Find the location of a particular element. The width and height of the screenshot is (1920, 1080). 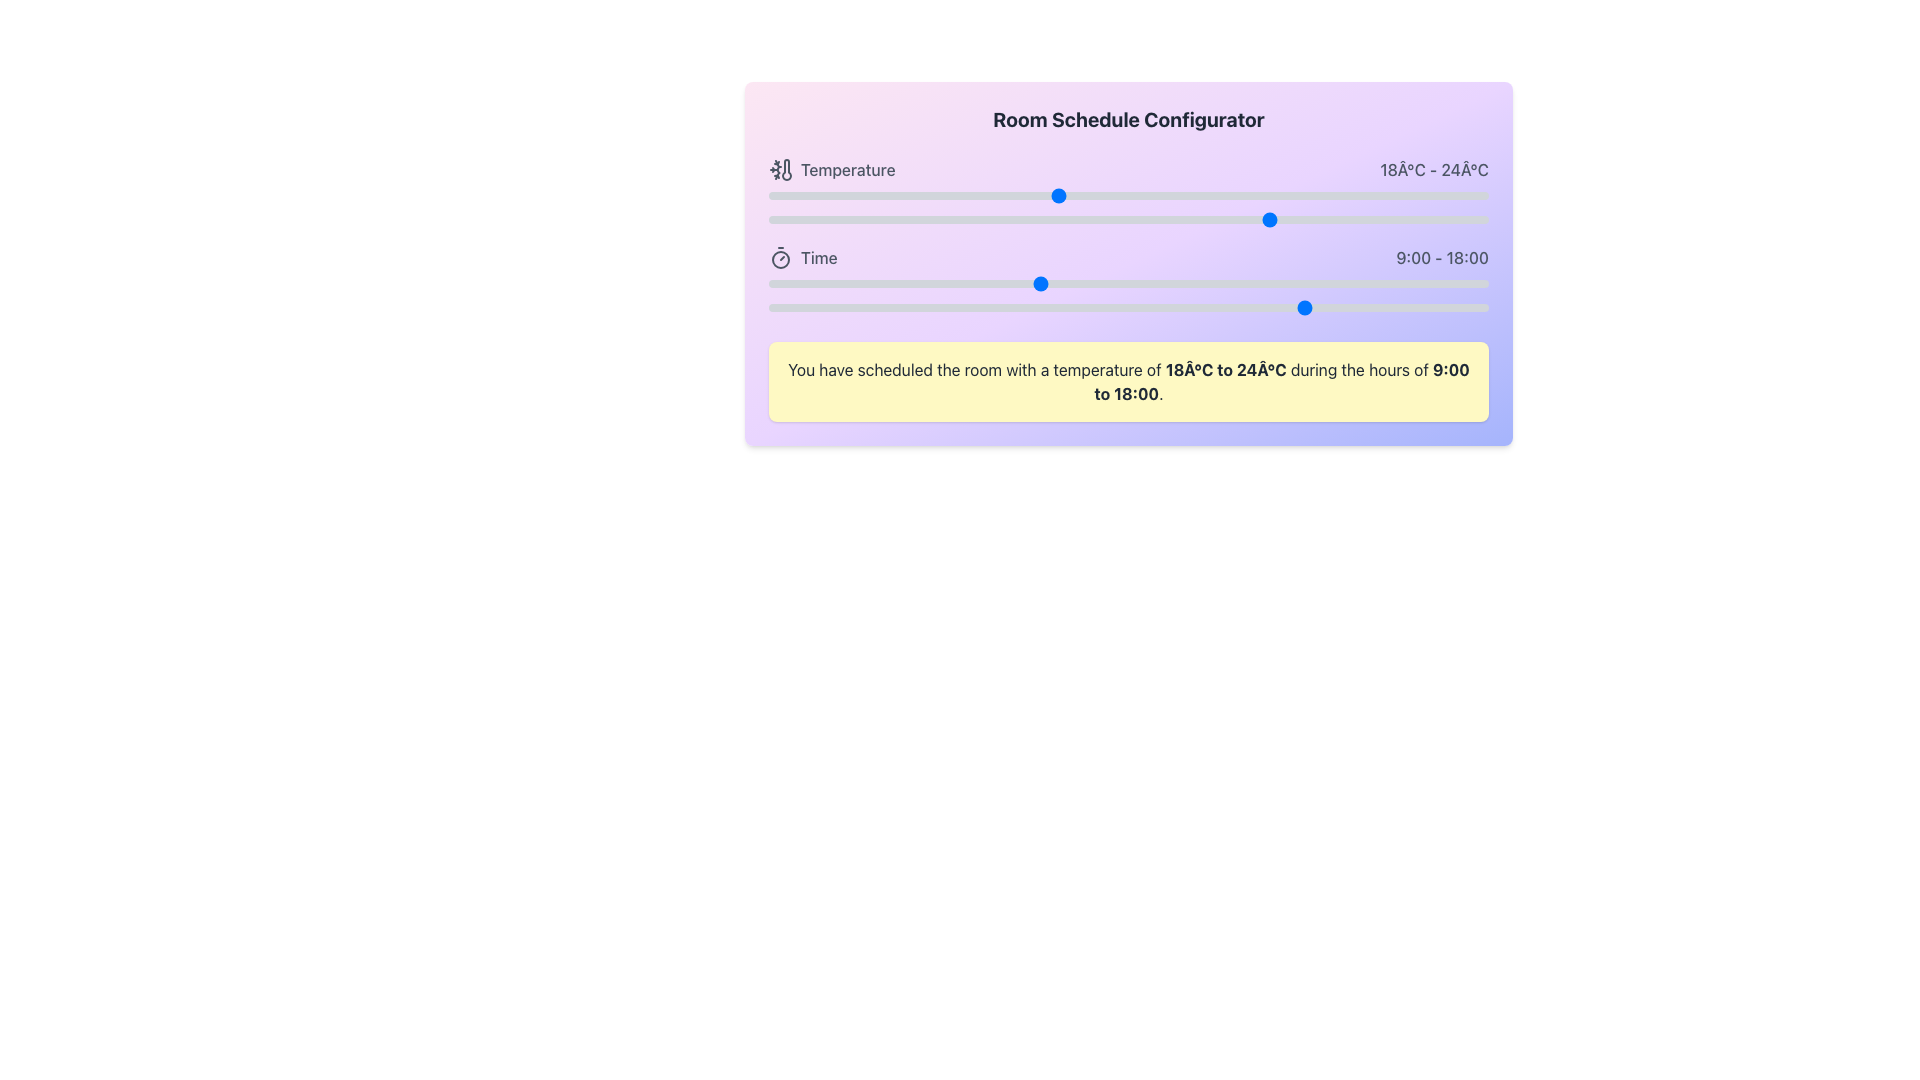

the read-only Text Display that shows the selected temperature range for the room, located in the upper-right section of the 'Room Schedule Configurator' box is located at coordinates (1433, 168).